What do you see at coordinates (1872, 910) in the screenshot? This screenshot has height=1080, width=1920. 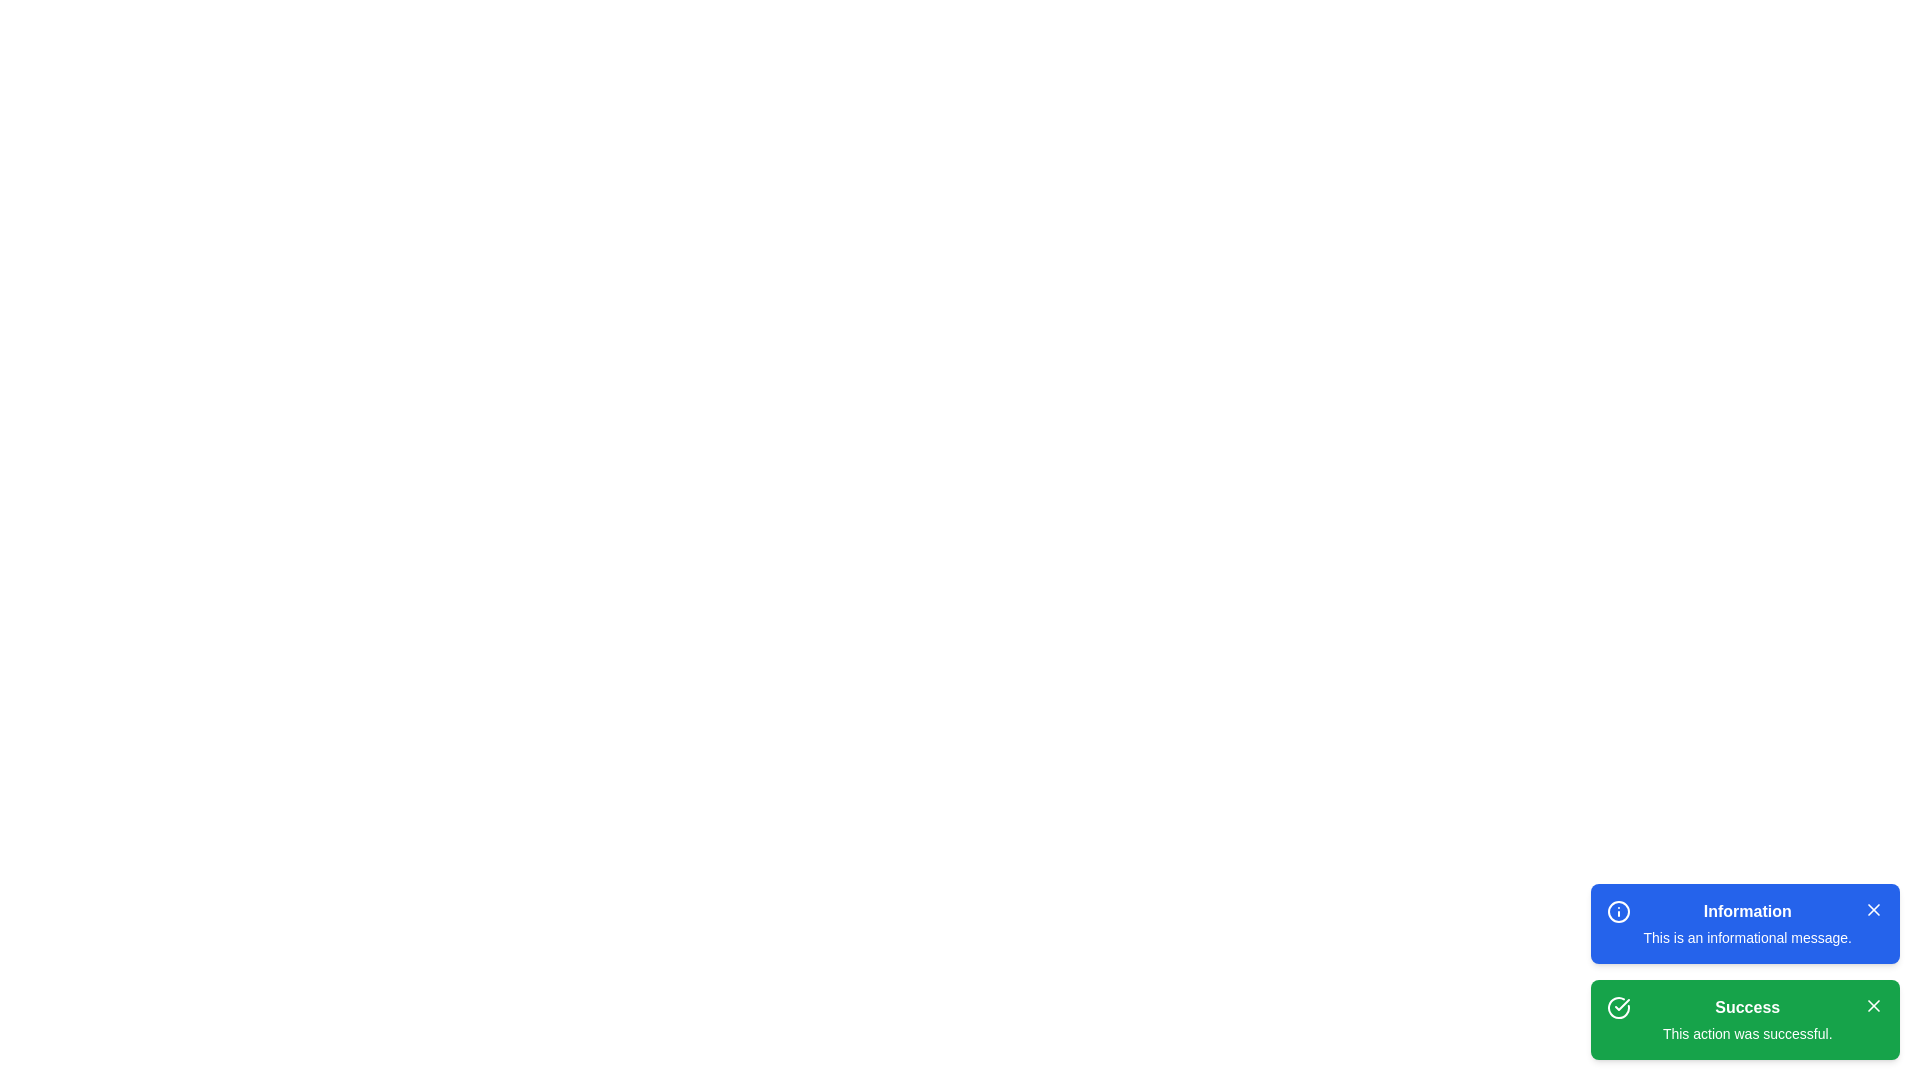 I see `the small button with a white 'X' icon on a square blue background located at the top-right corner of the 'Information' notification box` at bounding box center [1872, 910].